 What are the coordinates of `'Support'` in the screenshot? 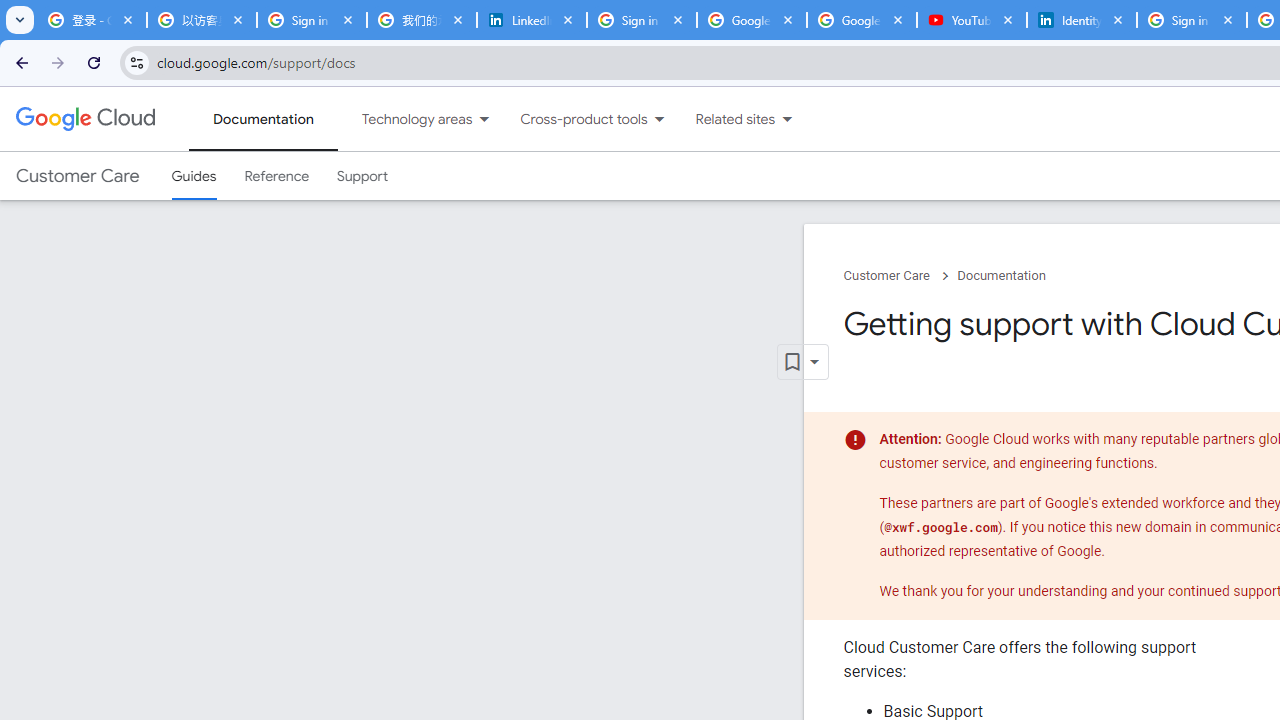 It's located at (362, 175).